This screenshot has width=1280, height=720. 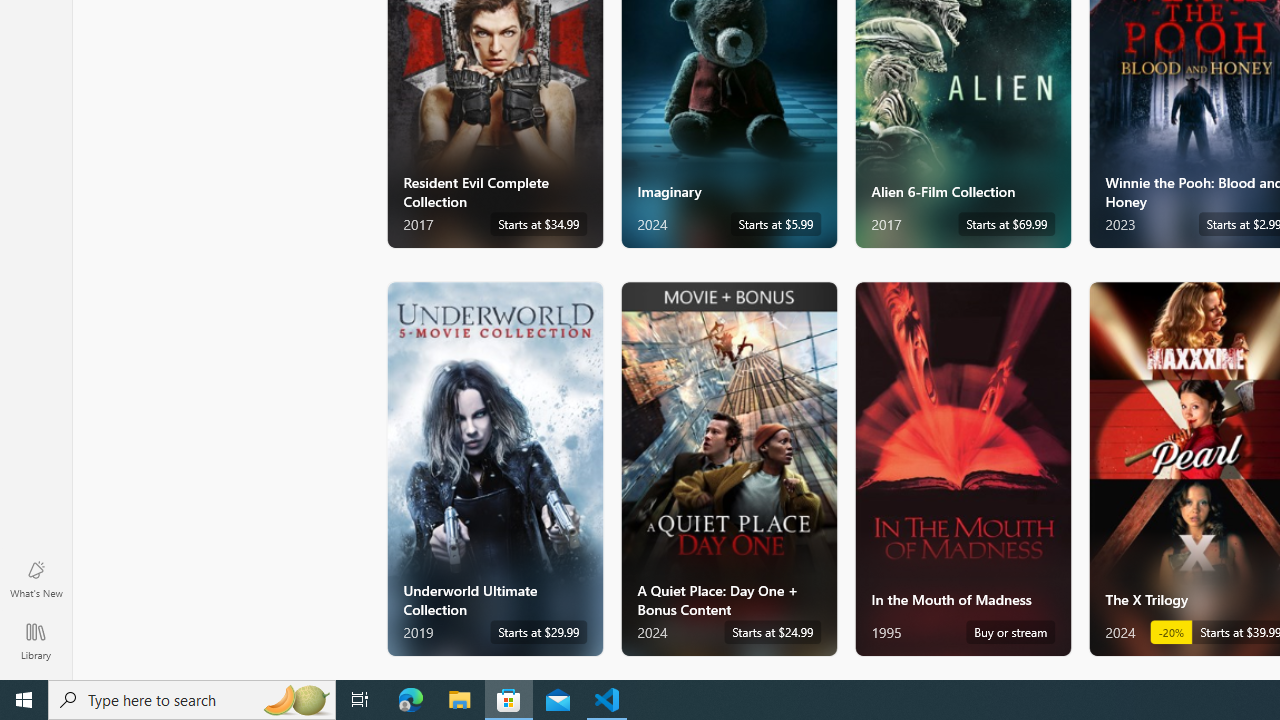 I want to click on 'What', so click(x=35, y=578).